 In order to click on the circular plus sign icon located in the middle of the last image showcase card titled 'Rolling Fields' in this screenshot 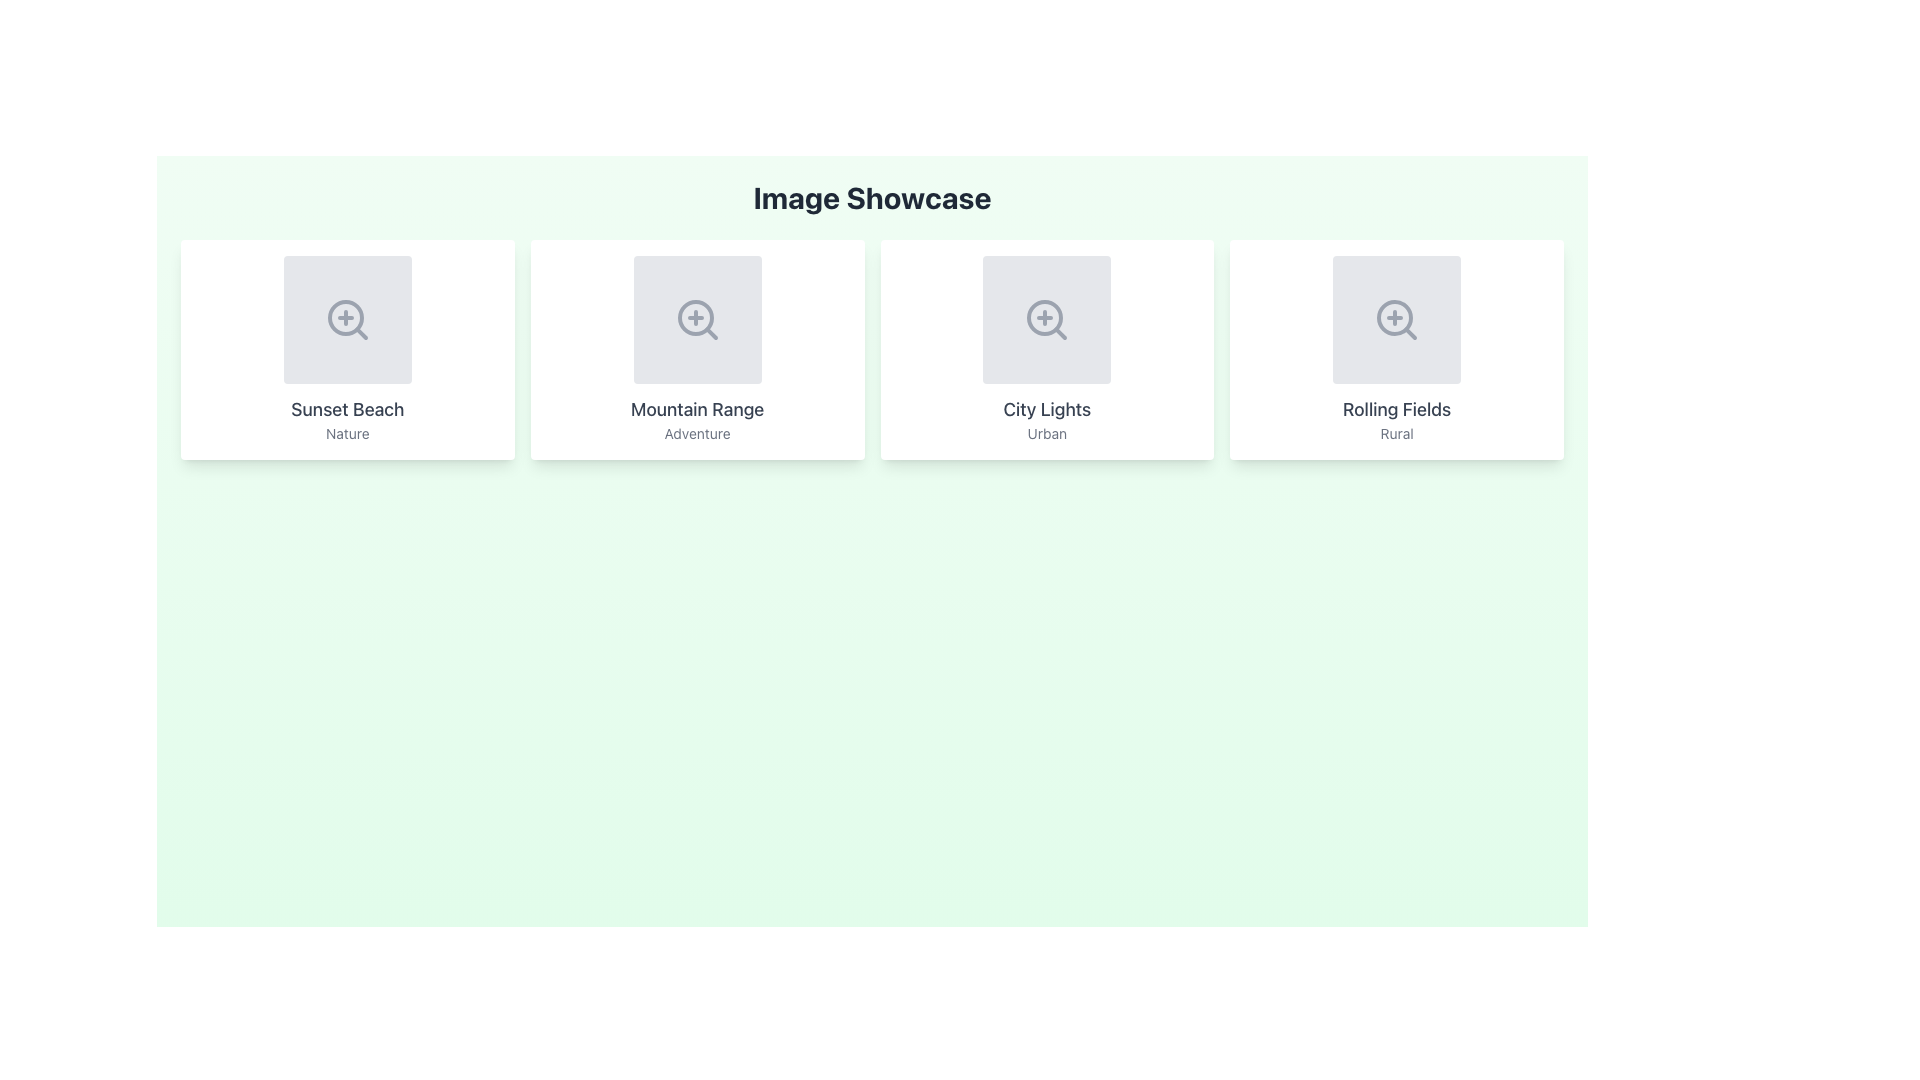, I will do `click(1394, 316)`.